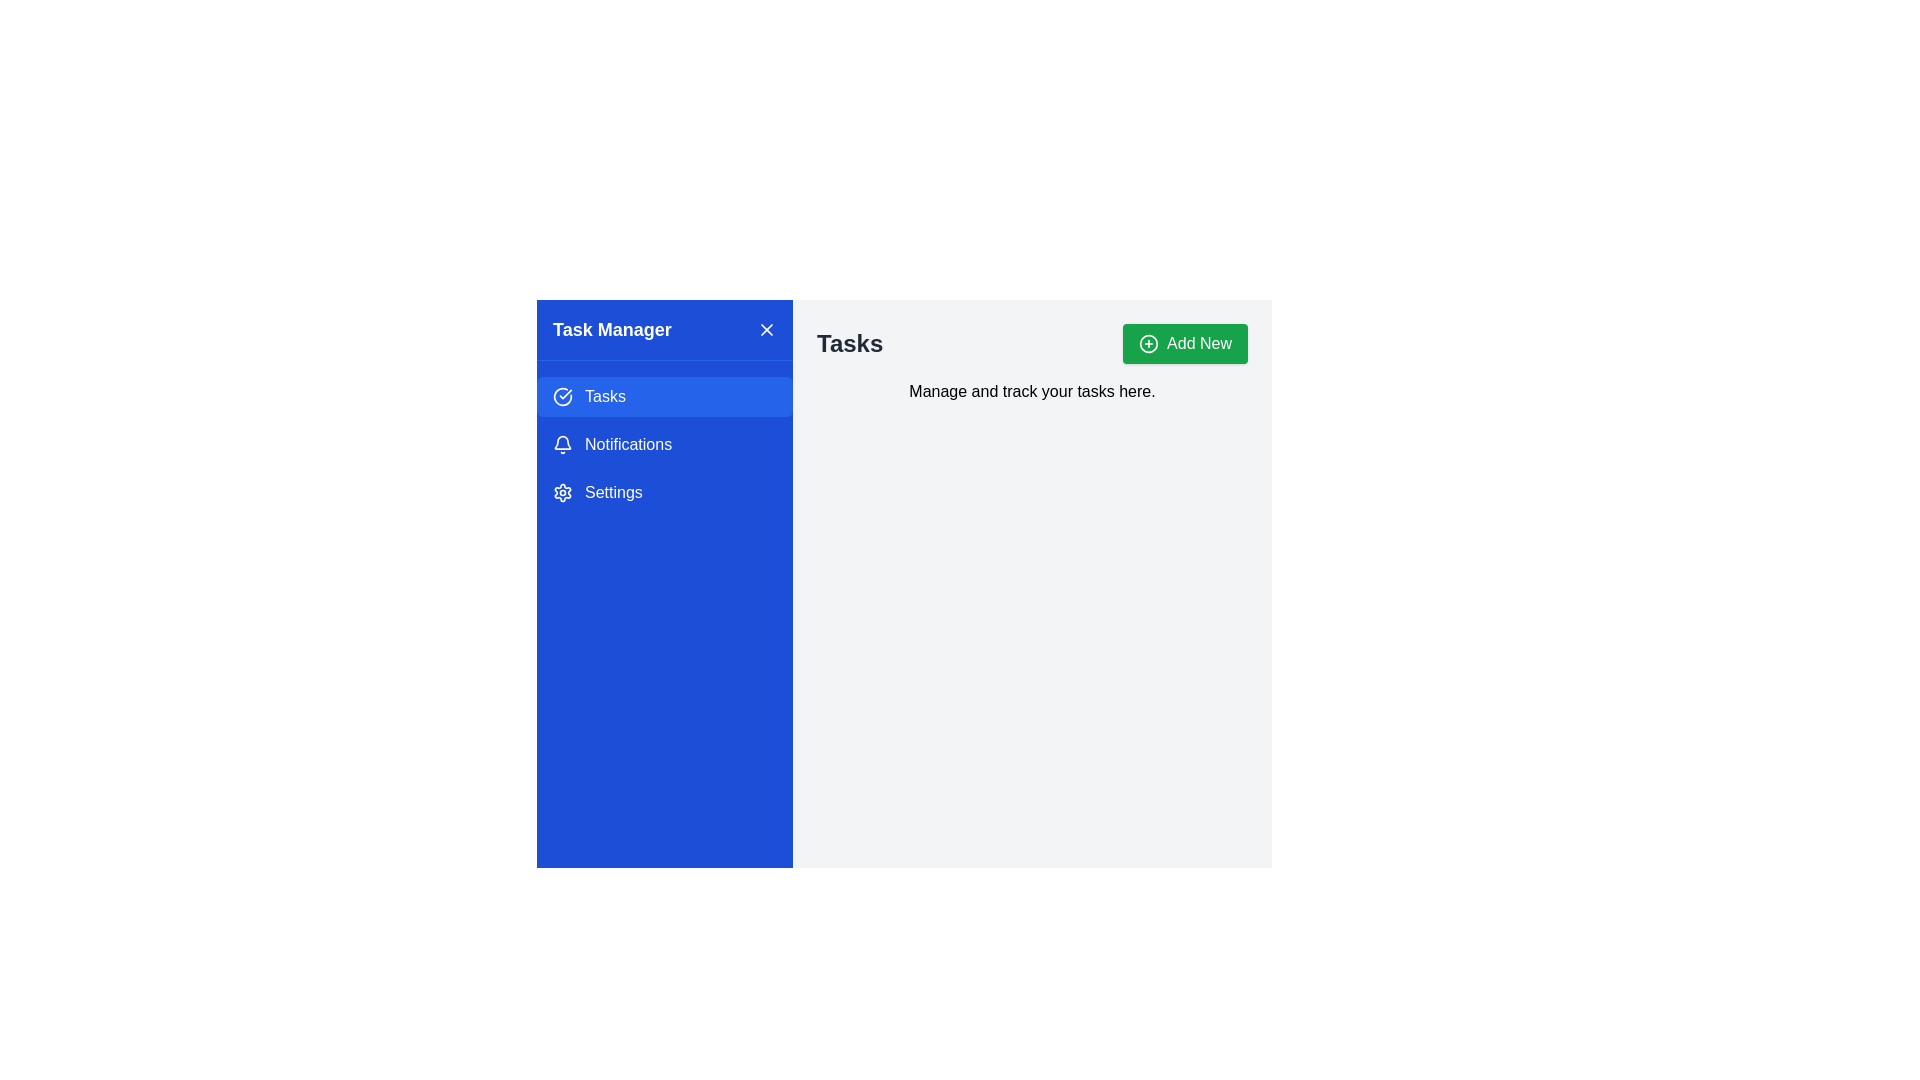 This screenshot has height=1080, width=1920. Describe the element at coordinates (561, 397) in the screenshot. I see `the 'Tasks' icon in the left-hand menu toolbar` at that location.